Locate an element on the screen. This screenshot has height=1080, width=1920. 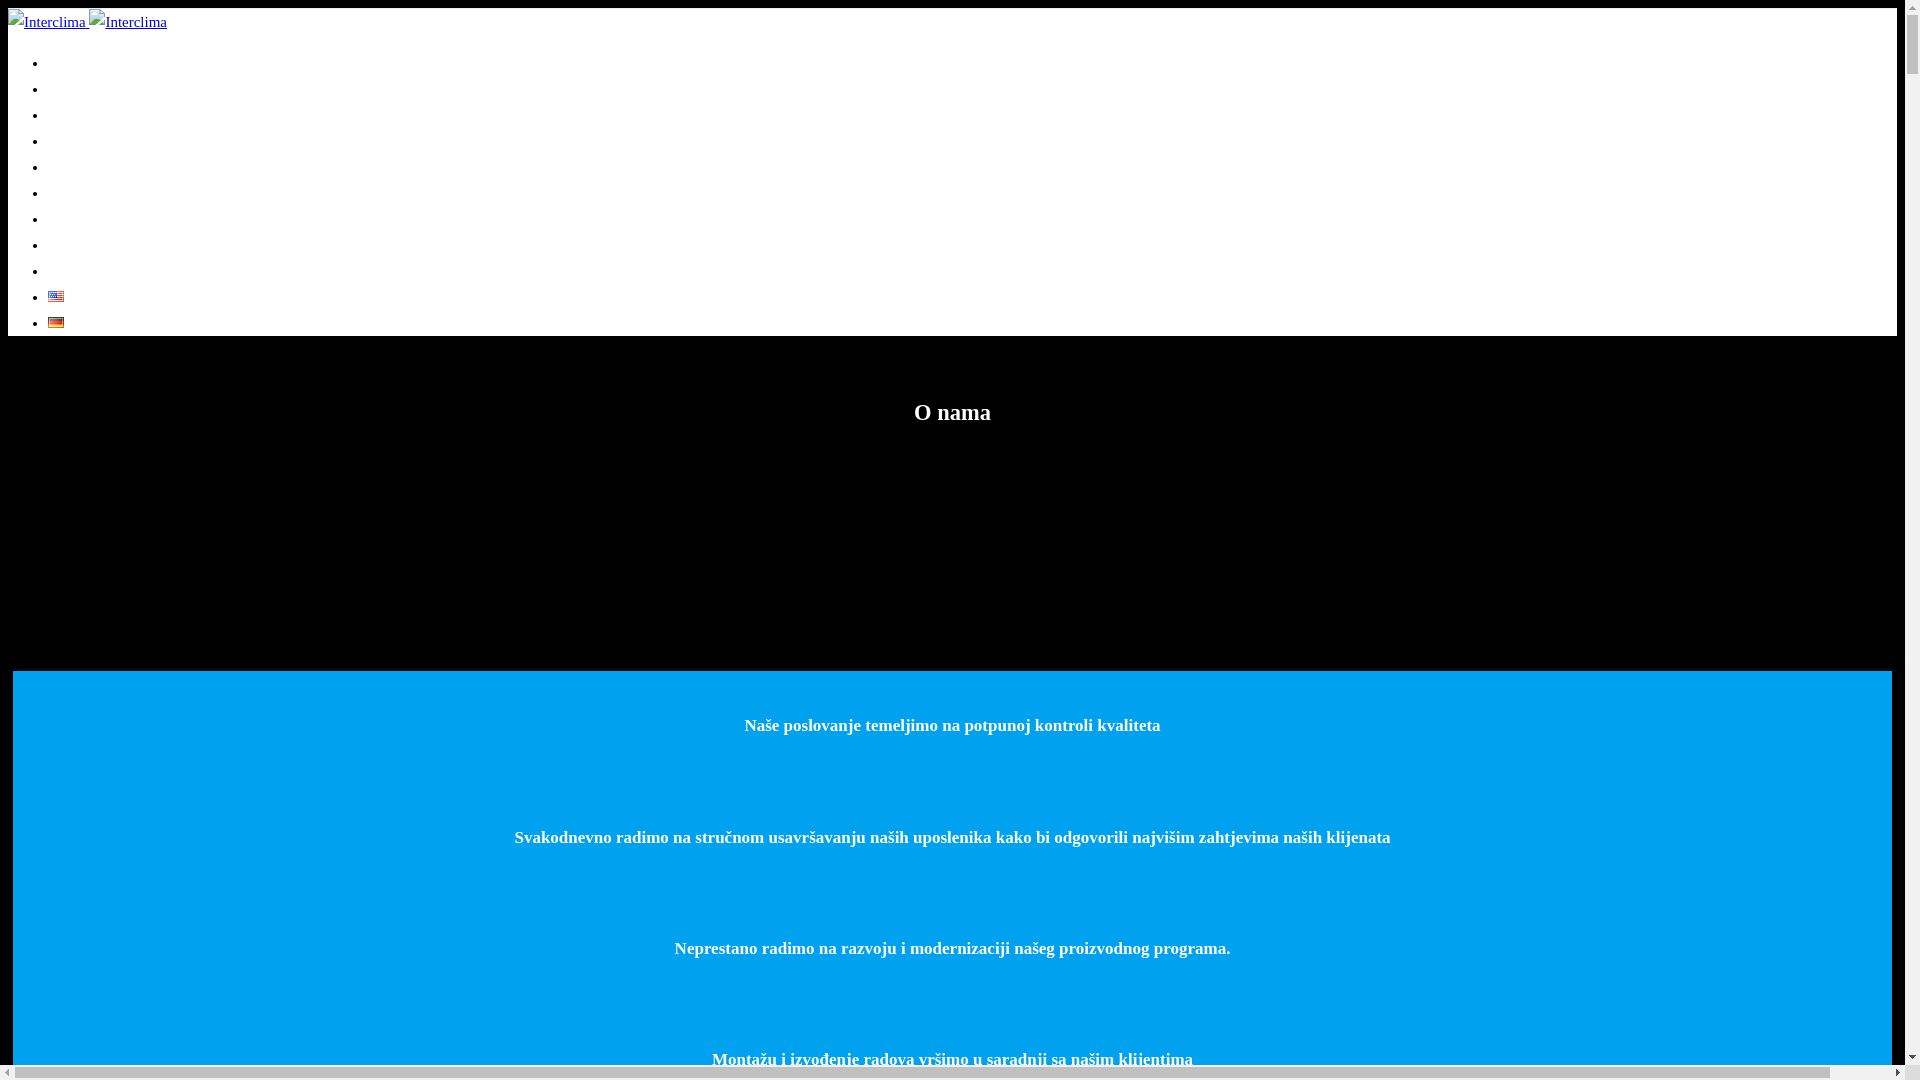
'O nama' is located at coordinates (73, 87).